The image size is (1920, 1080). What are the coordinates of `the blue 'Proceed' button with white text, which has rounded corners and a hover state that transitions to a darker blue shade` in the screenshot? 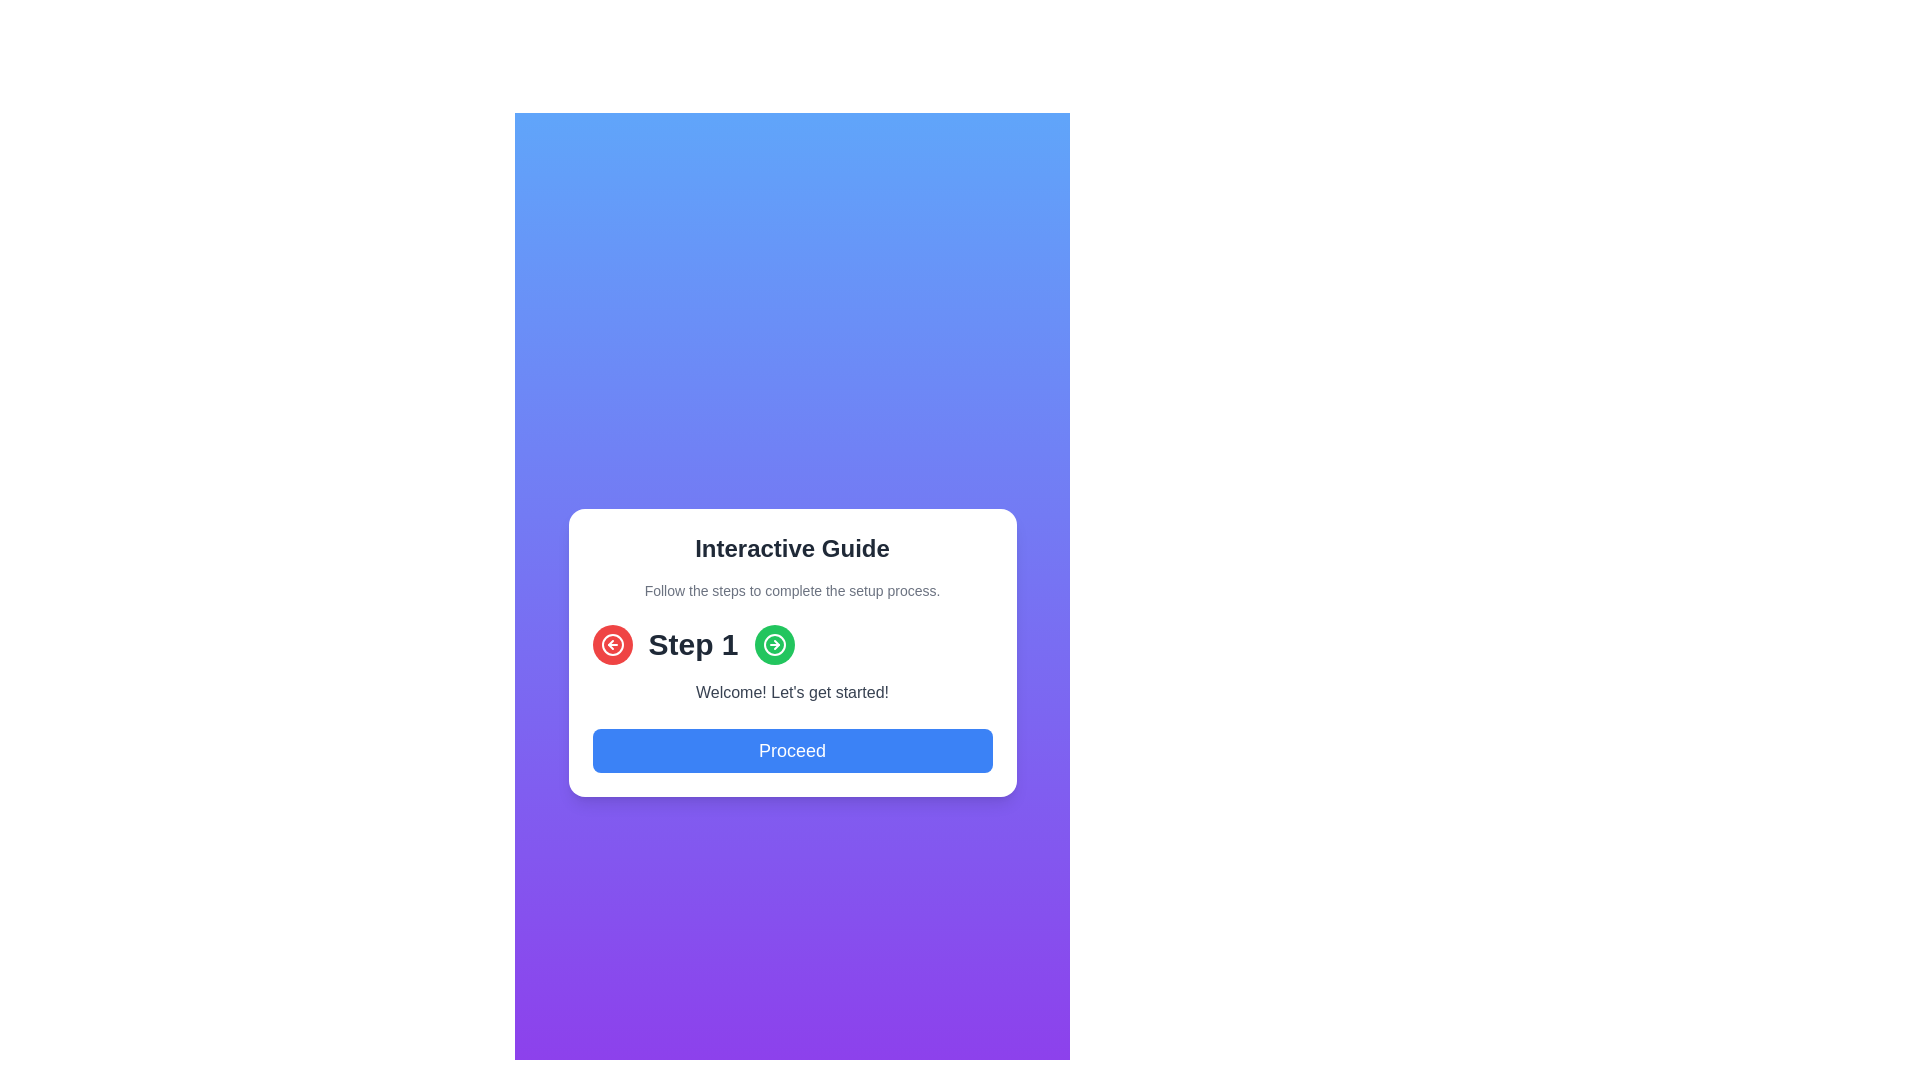 It's located at (791, 751).